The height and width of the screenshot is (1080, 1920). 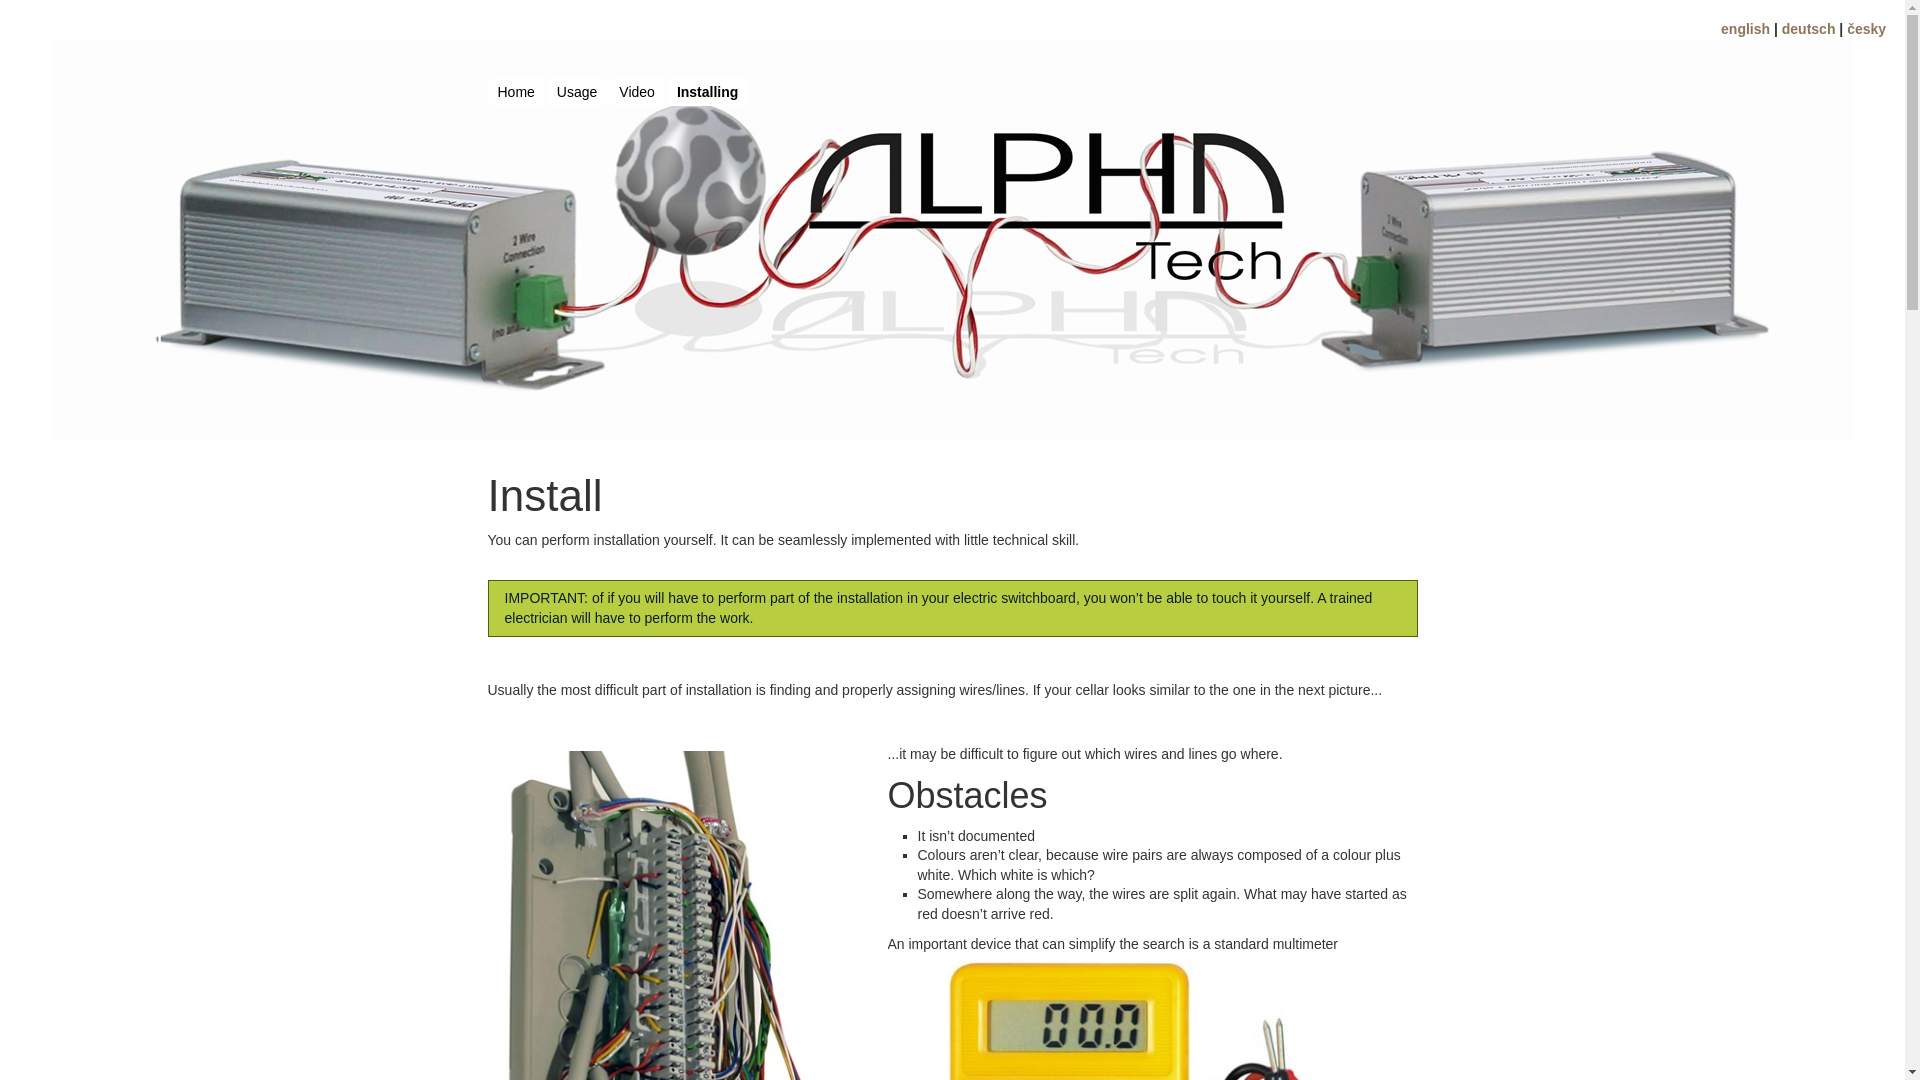 I want to click on 'Home', so click(x=488, y=92).